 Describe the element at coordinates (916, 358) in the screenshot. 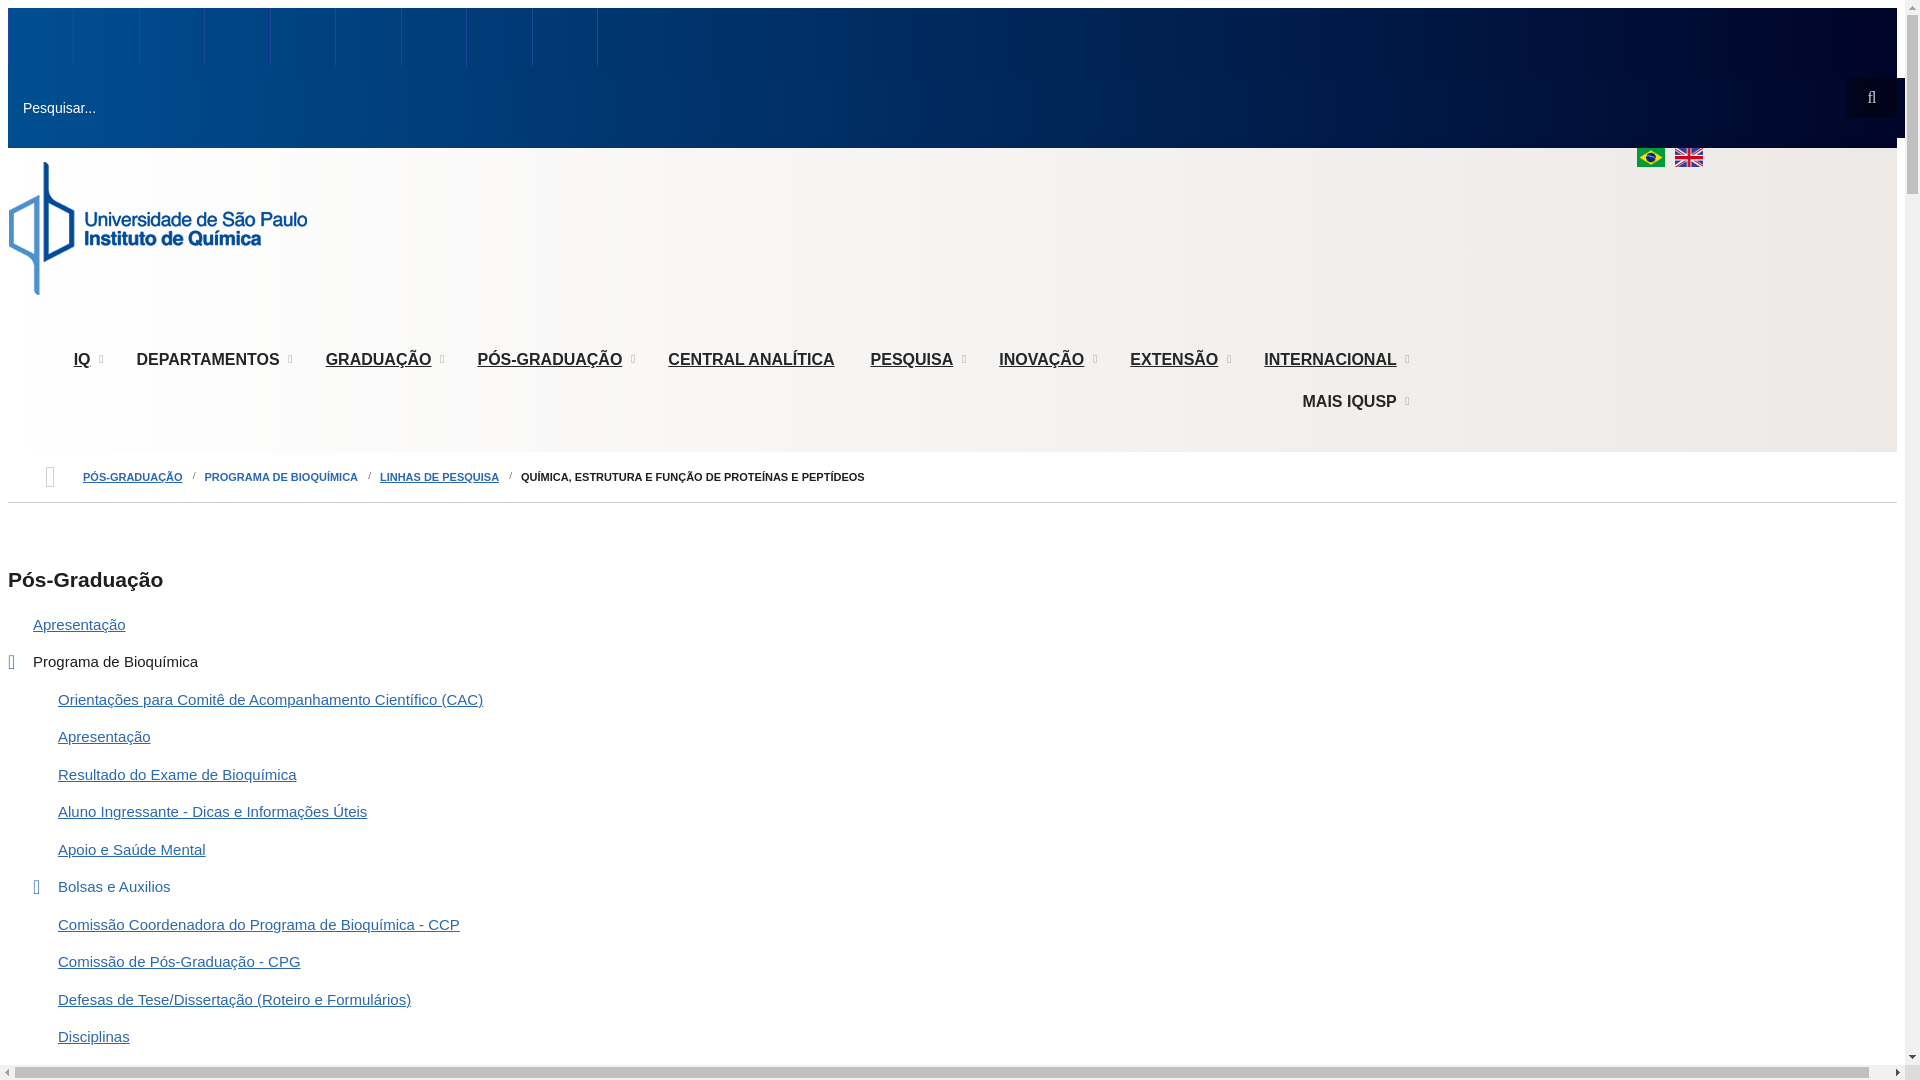

I see `'PESQUISA'` at that location.